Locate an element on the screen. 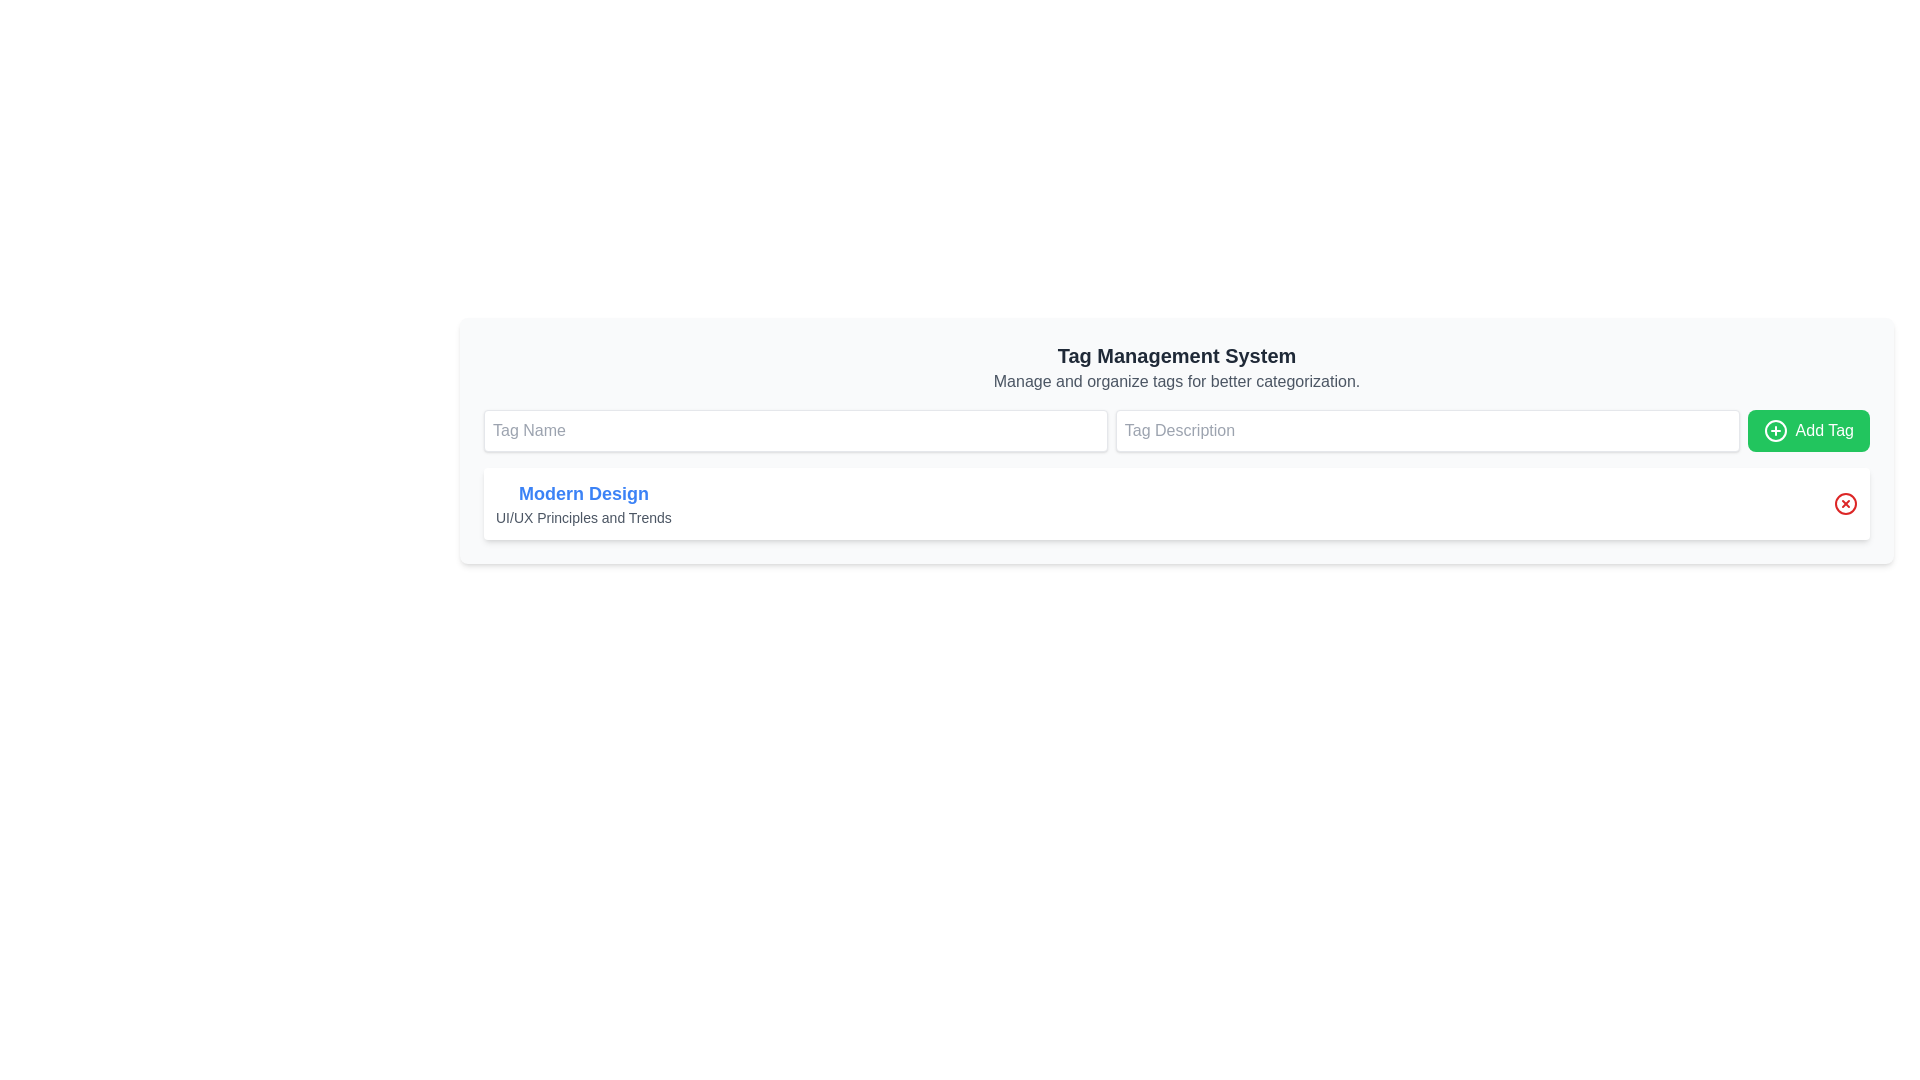 Image resolution: width=1920 pixels, height=1080 pixels. the static text block displaying 'Modern Design' and 'UI/UX Principles and Trends', which is located near the top-middle of the 'Tag Management System' module is located at coordinates (582, 503).